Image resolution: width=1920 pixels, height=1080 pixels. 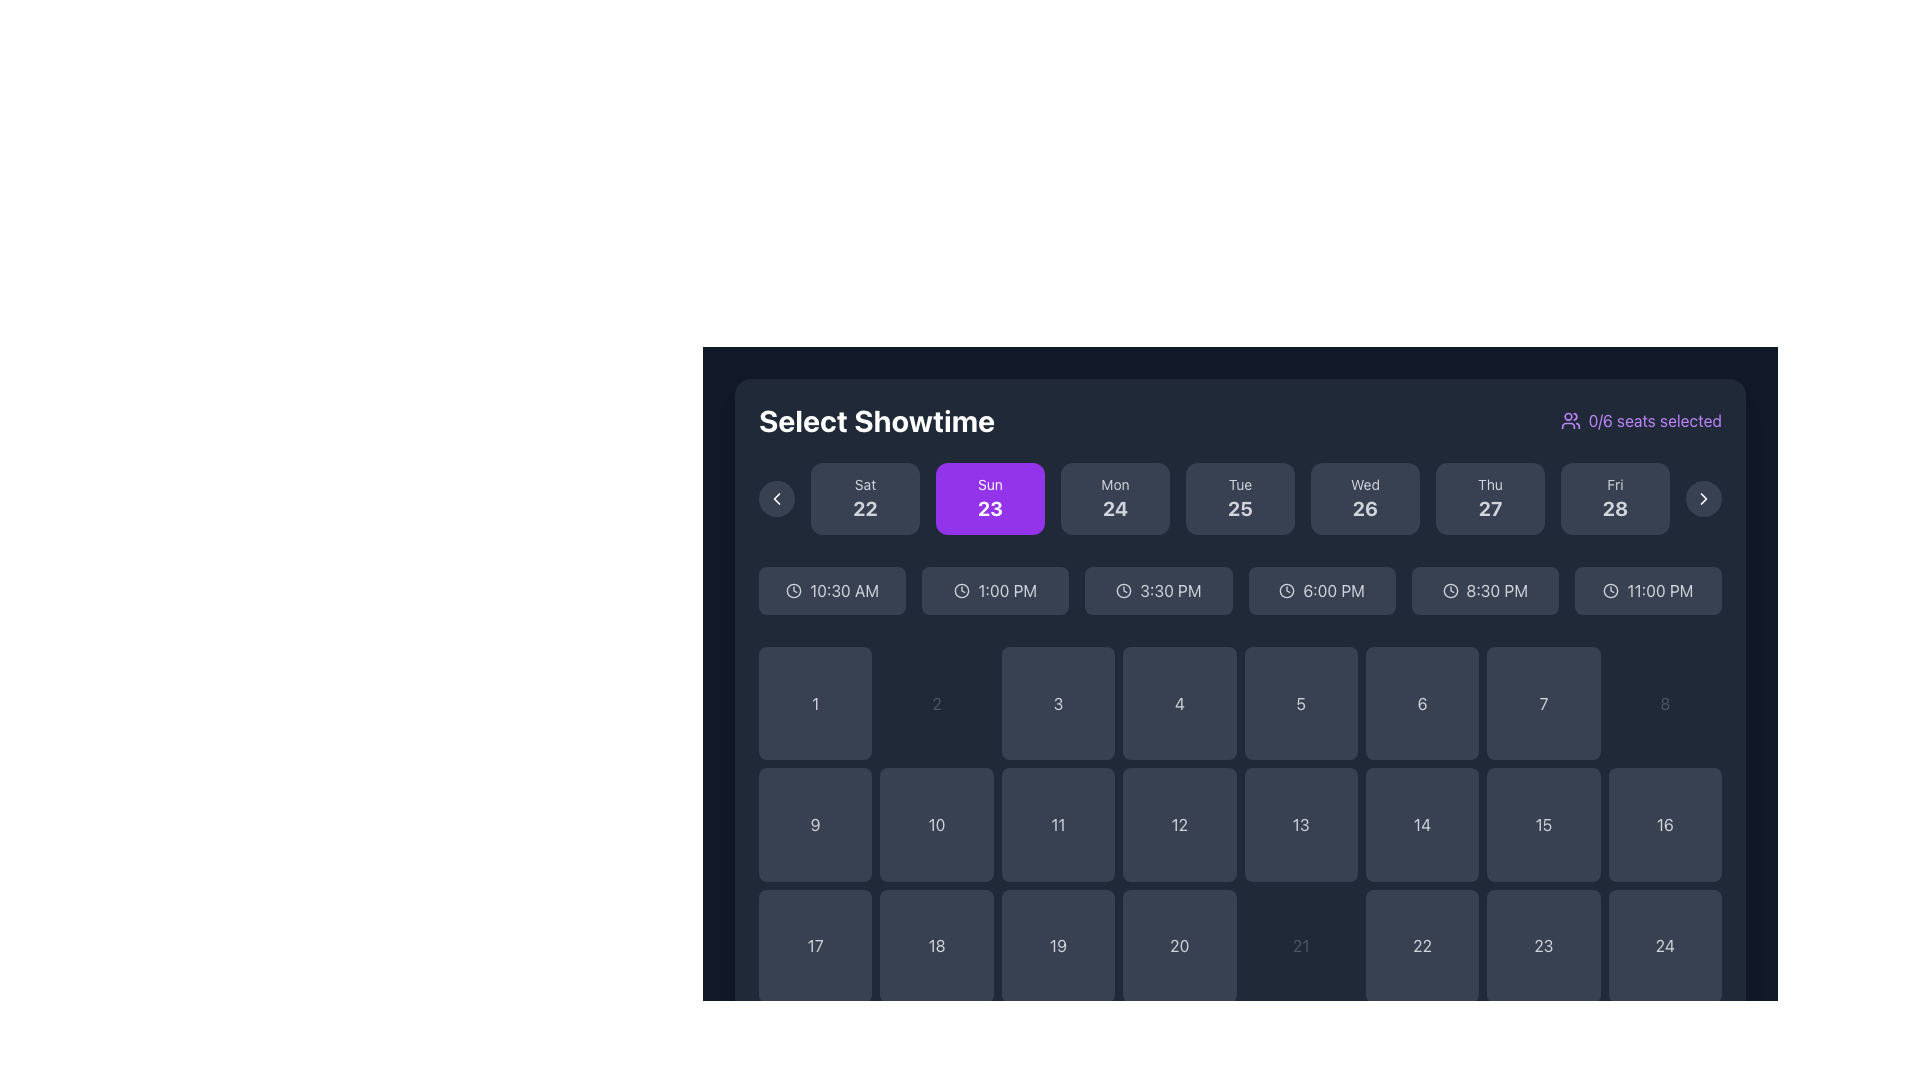 What do you see at coordinates (936, 702) in the screenshot?
I see `the disabled button labeled '2' with a dark background and rounded edges located in the first row, second column of the grid layout` at bounding box center [936, 702].